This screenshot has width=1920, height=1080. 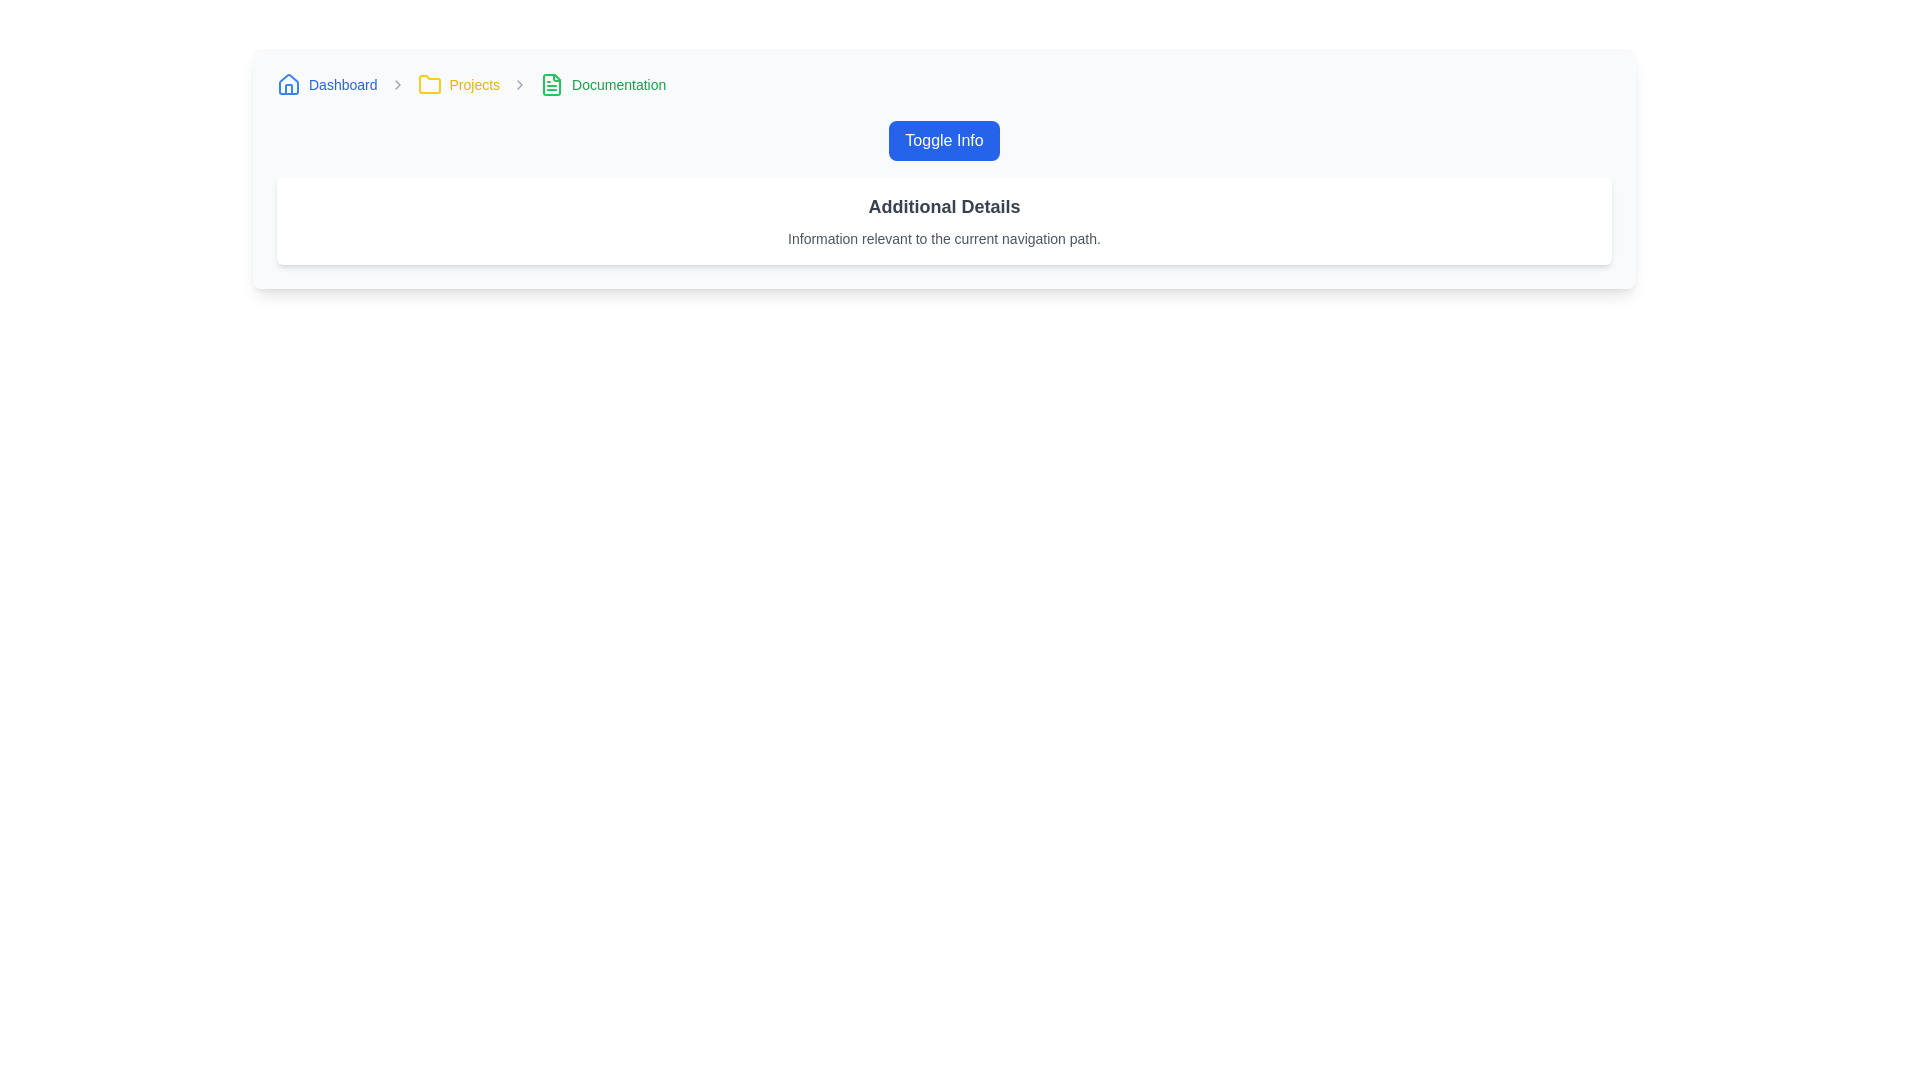 I want to click on the 'Documentation' icon in the breadcrumb navigation bar, which visually represents the documentation section and is located between the 'Projects' folder icon and the text 'Documentation', so click(x=552, y=83).